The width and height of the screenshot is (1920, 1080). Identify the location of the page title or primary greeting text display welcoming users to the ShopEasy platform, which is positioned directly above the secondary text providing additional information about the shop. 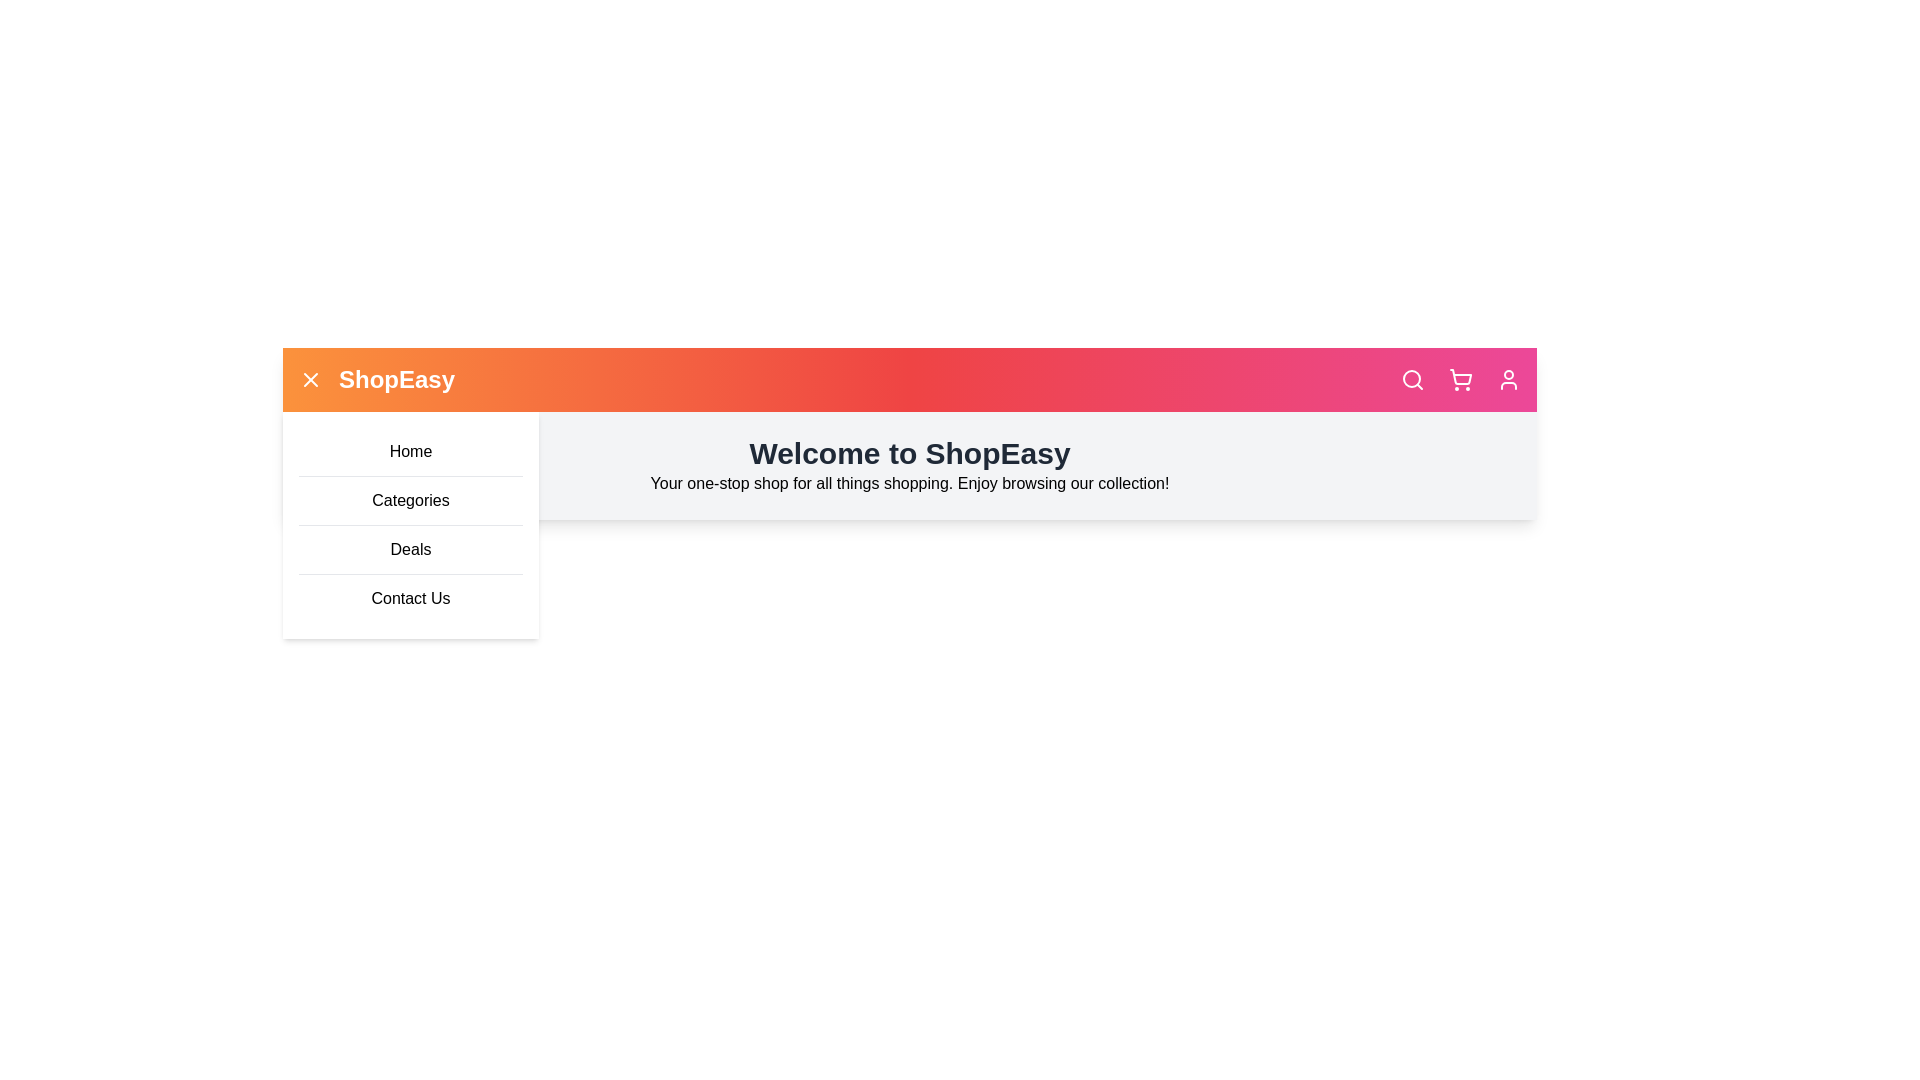
(909, 454).